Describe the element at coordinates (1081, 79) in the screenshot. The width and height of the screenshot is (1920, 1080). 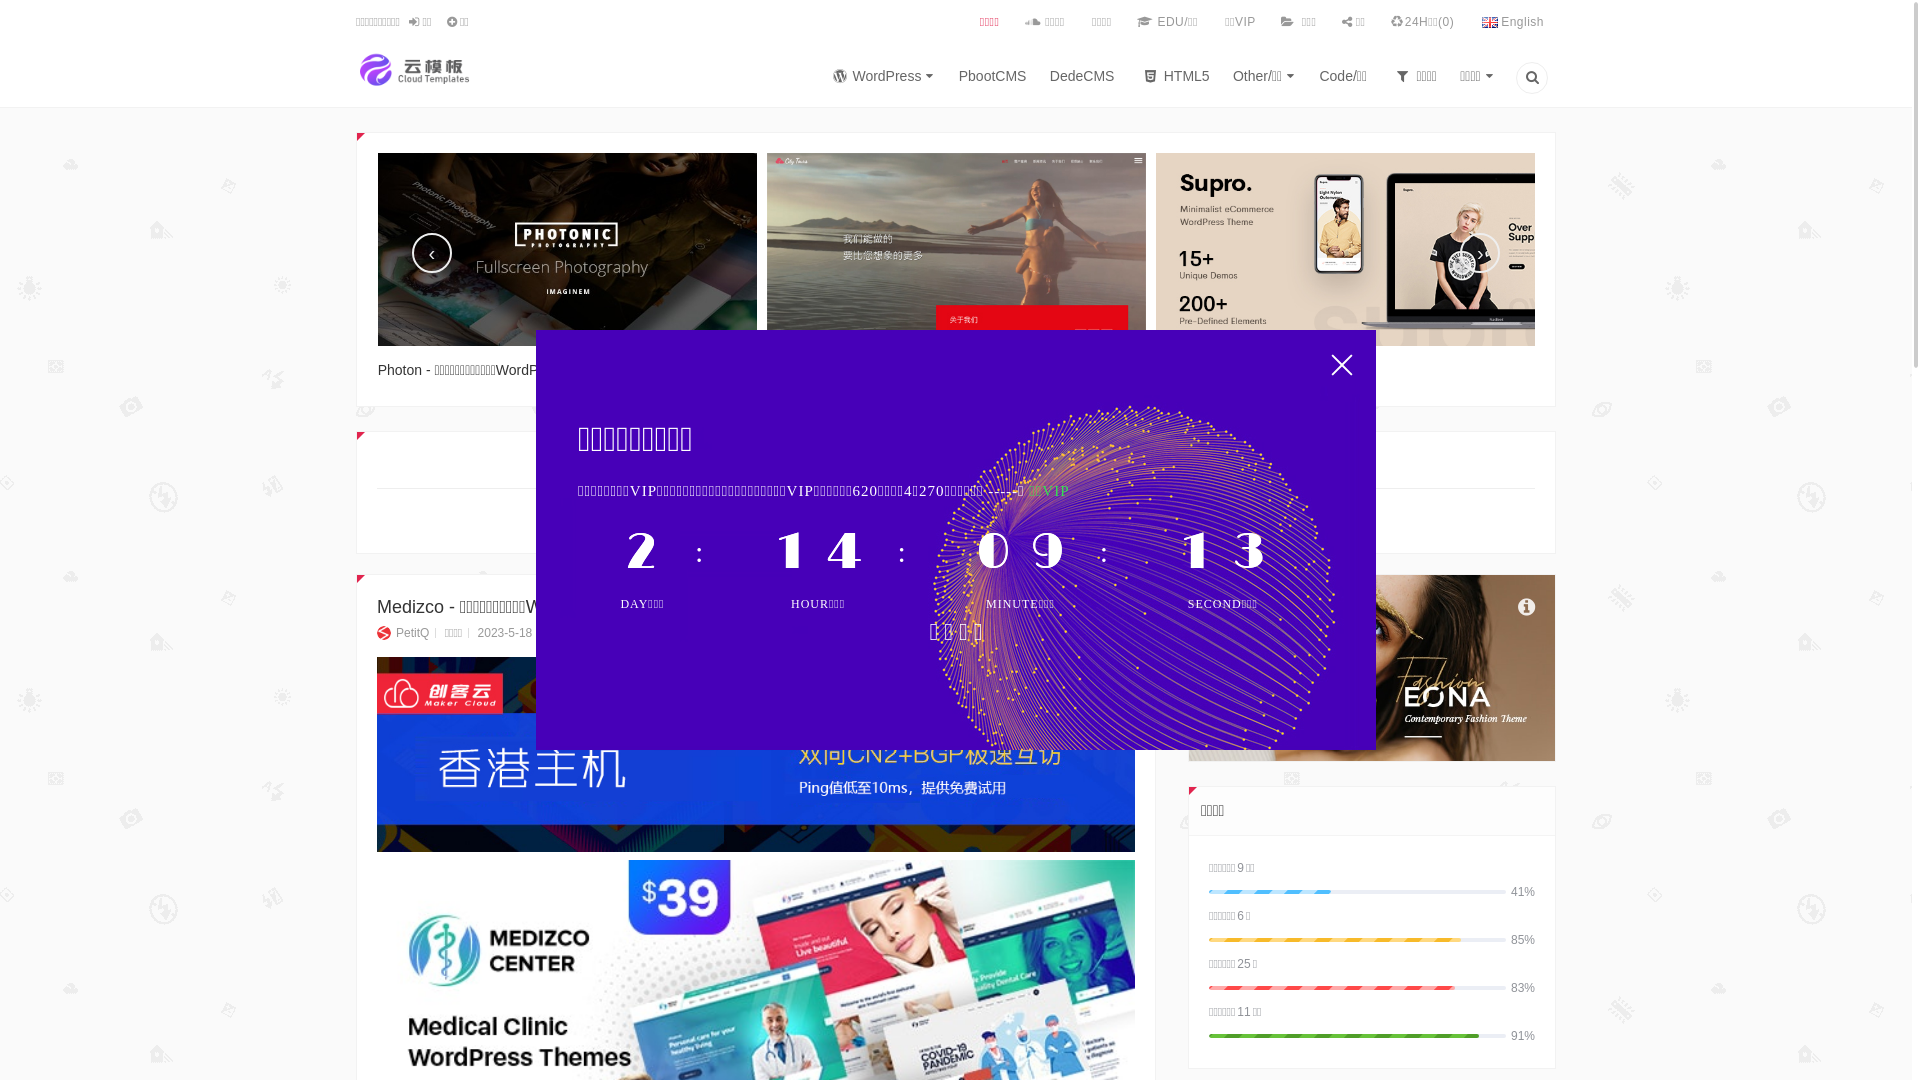
I see `'DedeCMS'` at that location.